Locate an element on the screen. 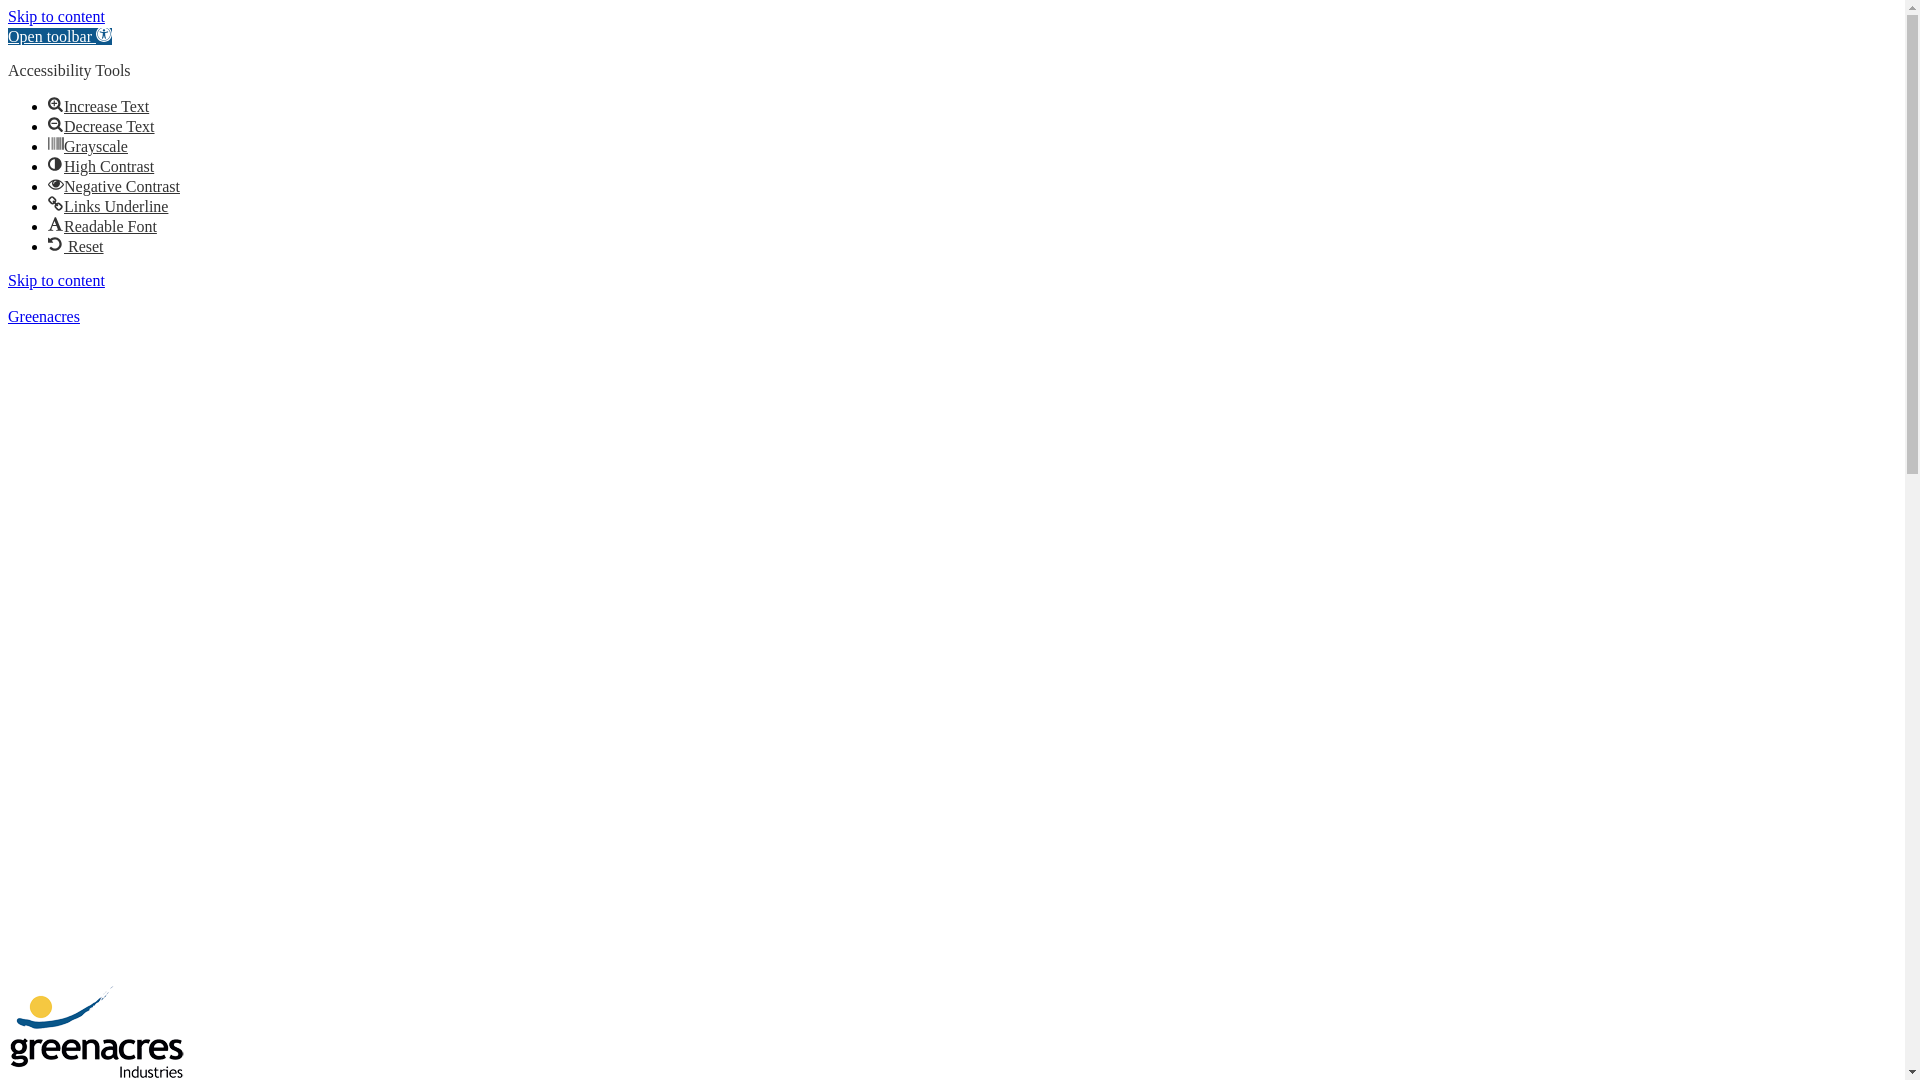 This screenshot has width=1920, height=1080. 'Greenacres' is located at coordinates (43, 315).